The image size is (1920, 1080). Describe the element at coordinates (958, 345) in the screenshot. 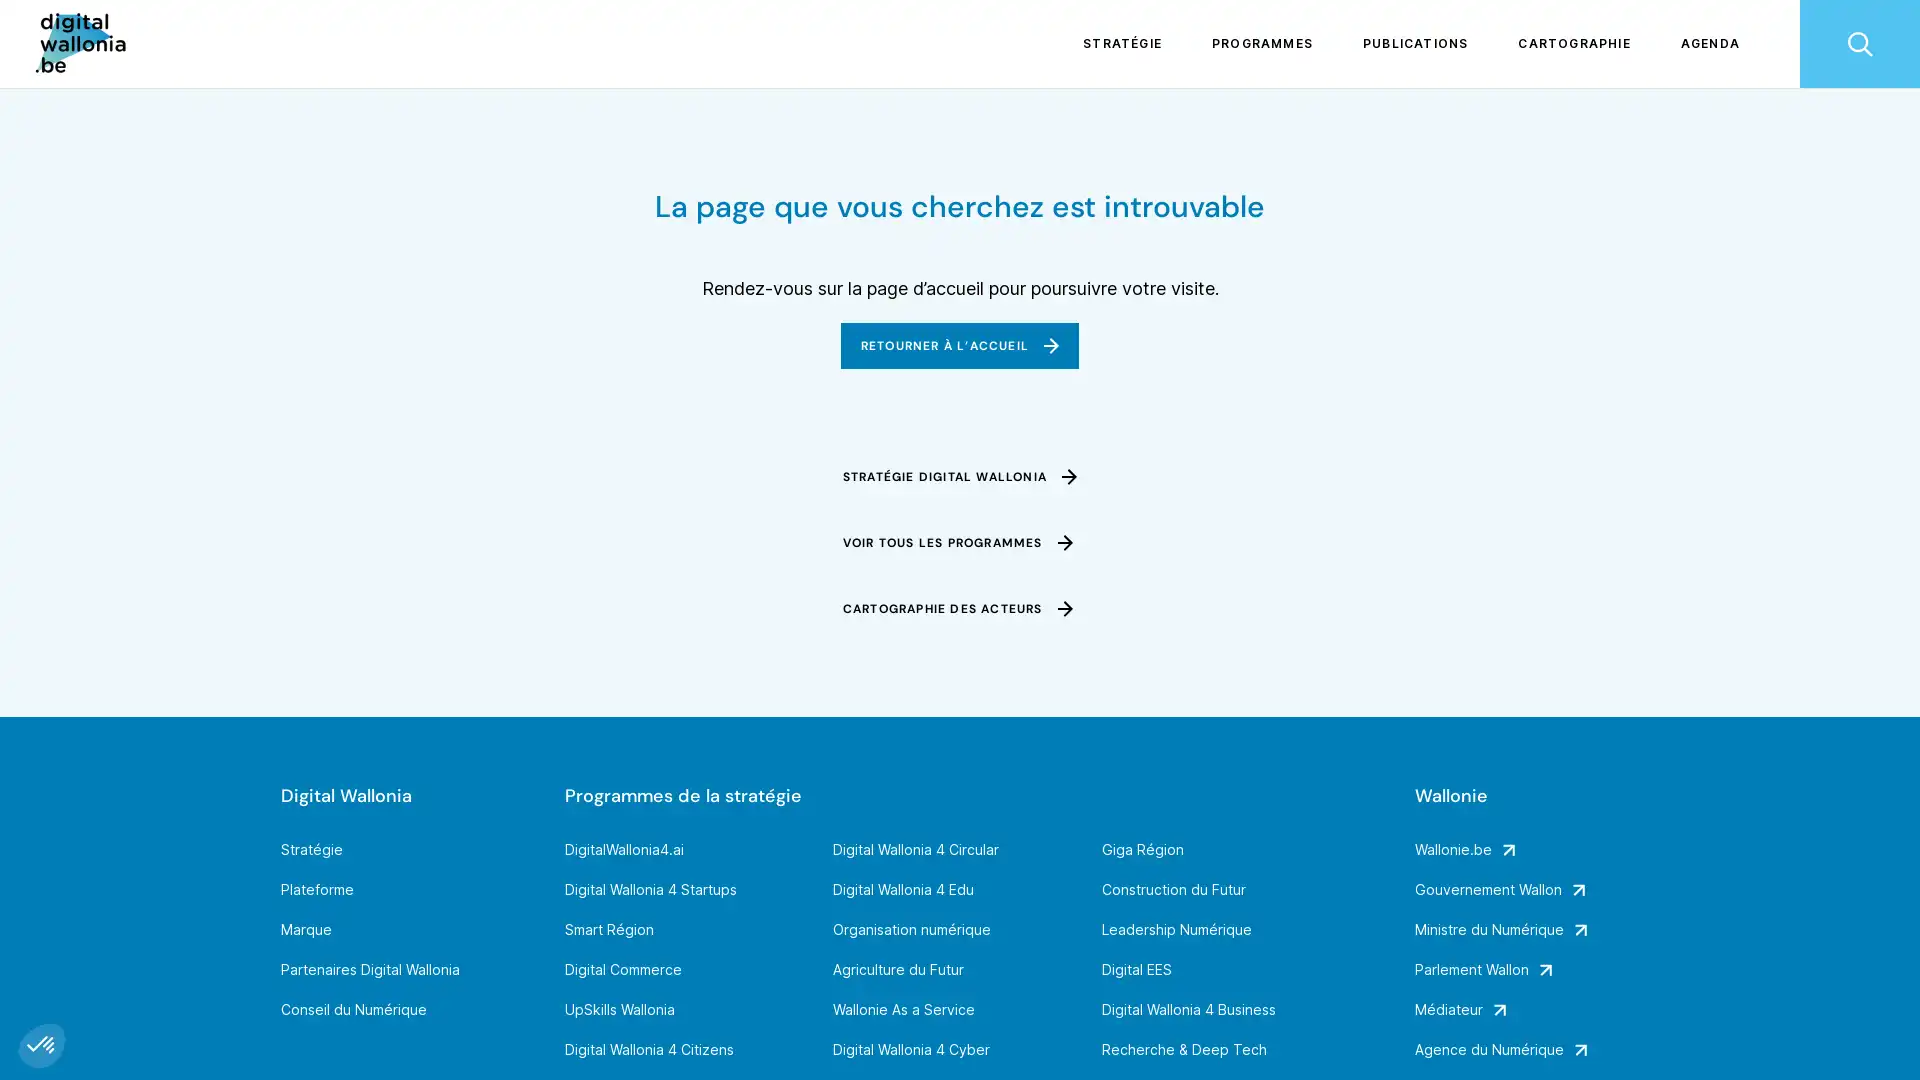

I see `RETOURNER A LACCUEIL Go to` at that location.